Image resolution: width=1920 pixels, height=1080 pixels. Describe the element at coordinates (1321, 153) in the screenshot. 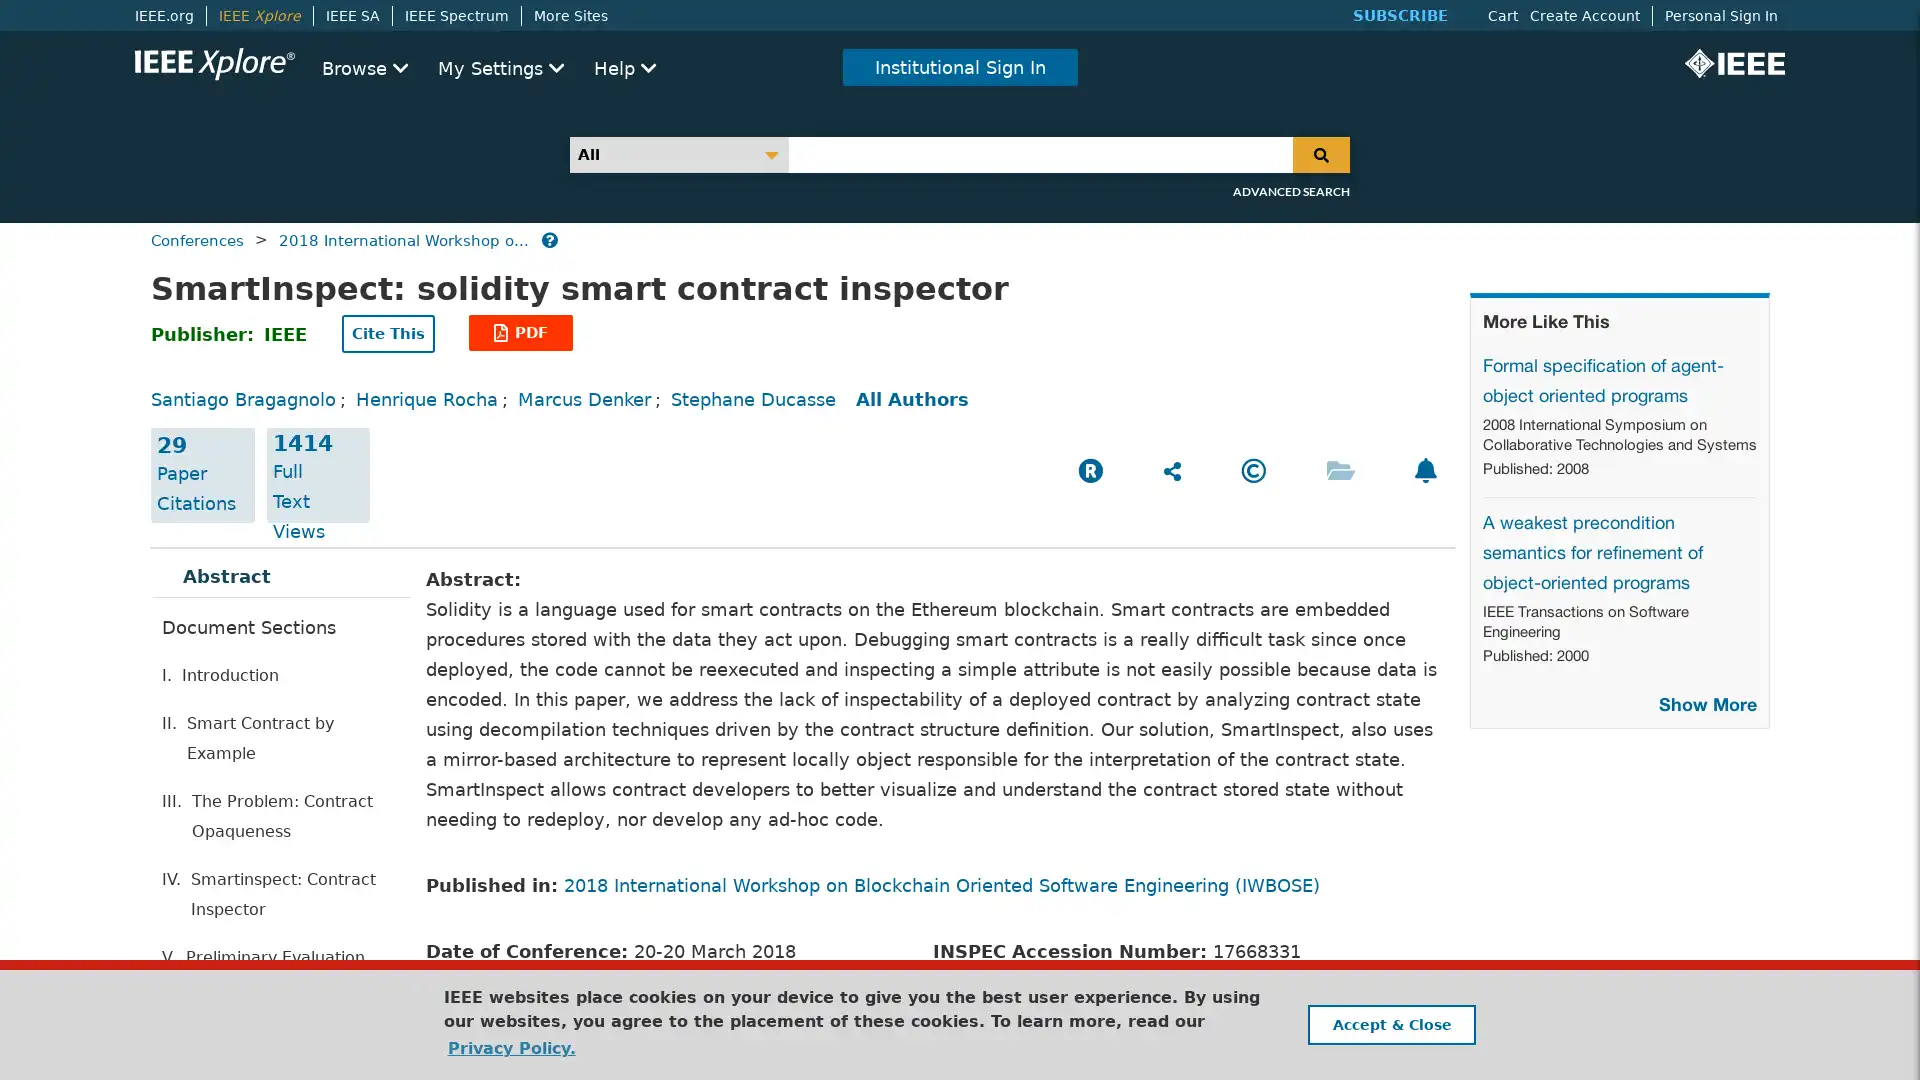

I see `Search` at that location.